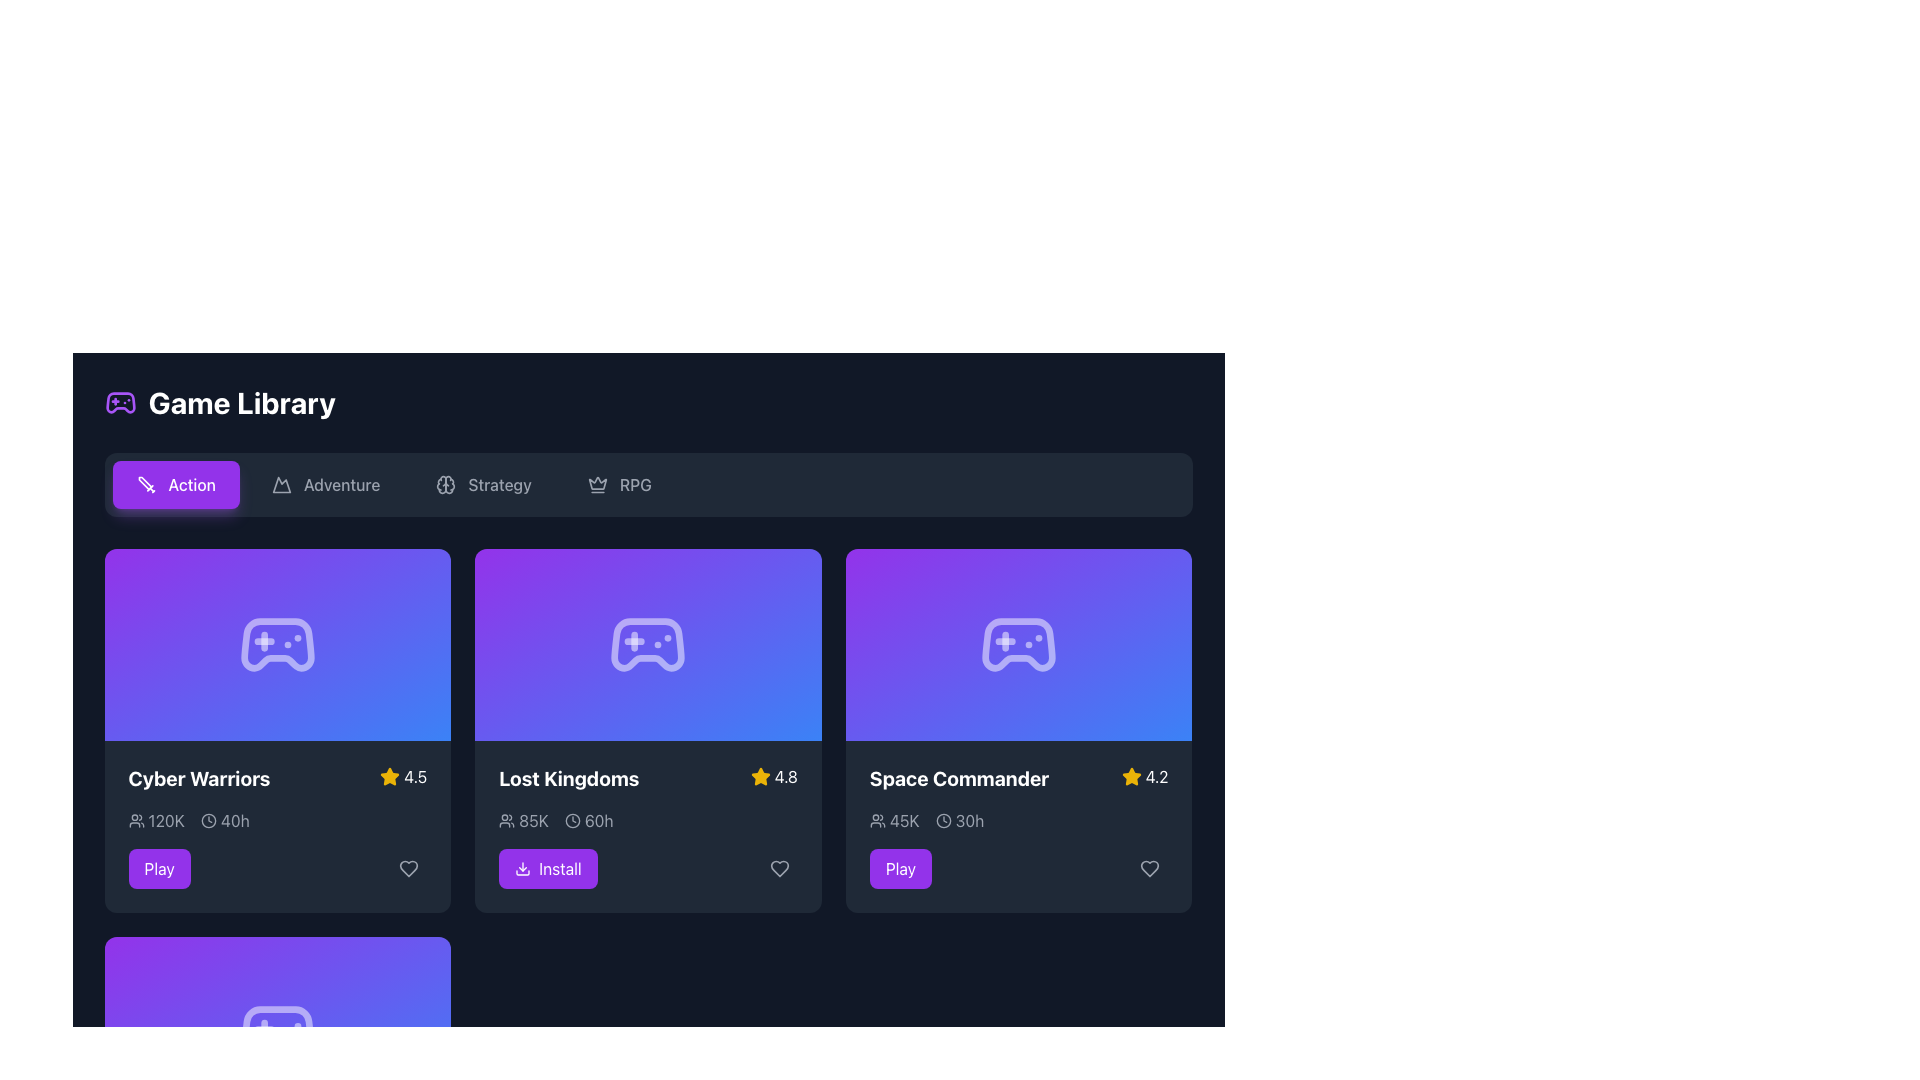  What do you see at coordinates (276, 644) in the screenshot?
I see `the stylized game controller icon located at the top section of the 'Cyber Warriors' card, which is the first card in the grid of game items` at bounding box center [276, 644].